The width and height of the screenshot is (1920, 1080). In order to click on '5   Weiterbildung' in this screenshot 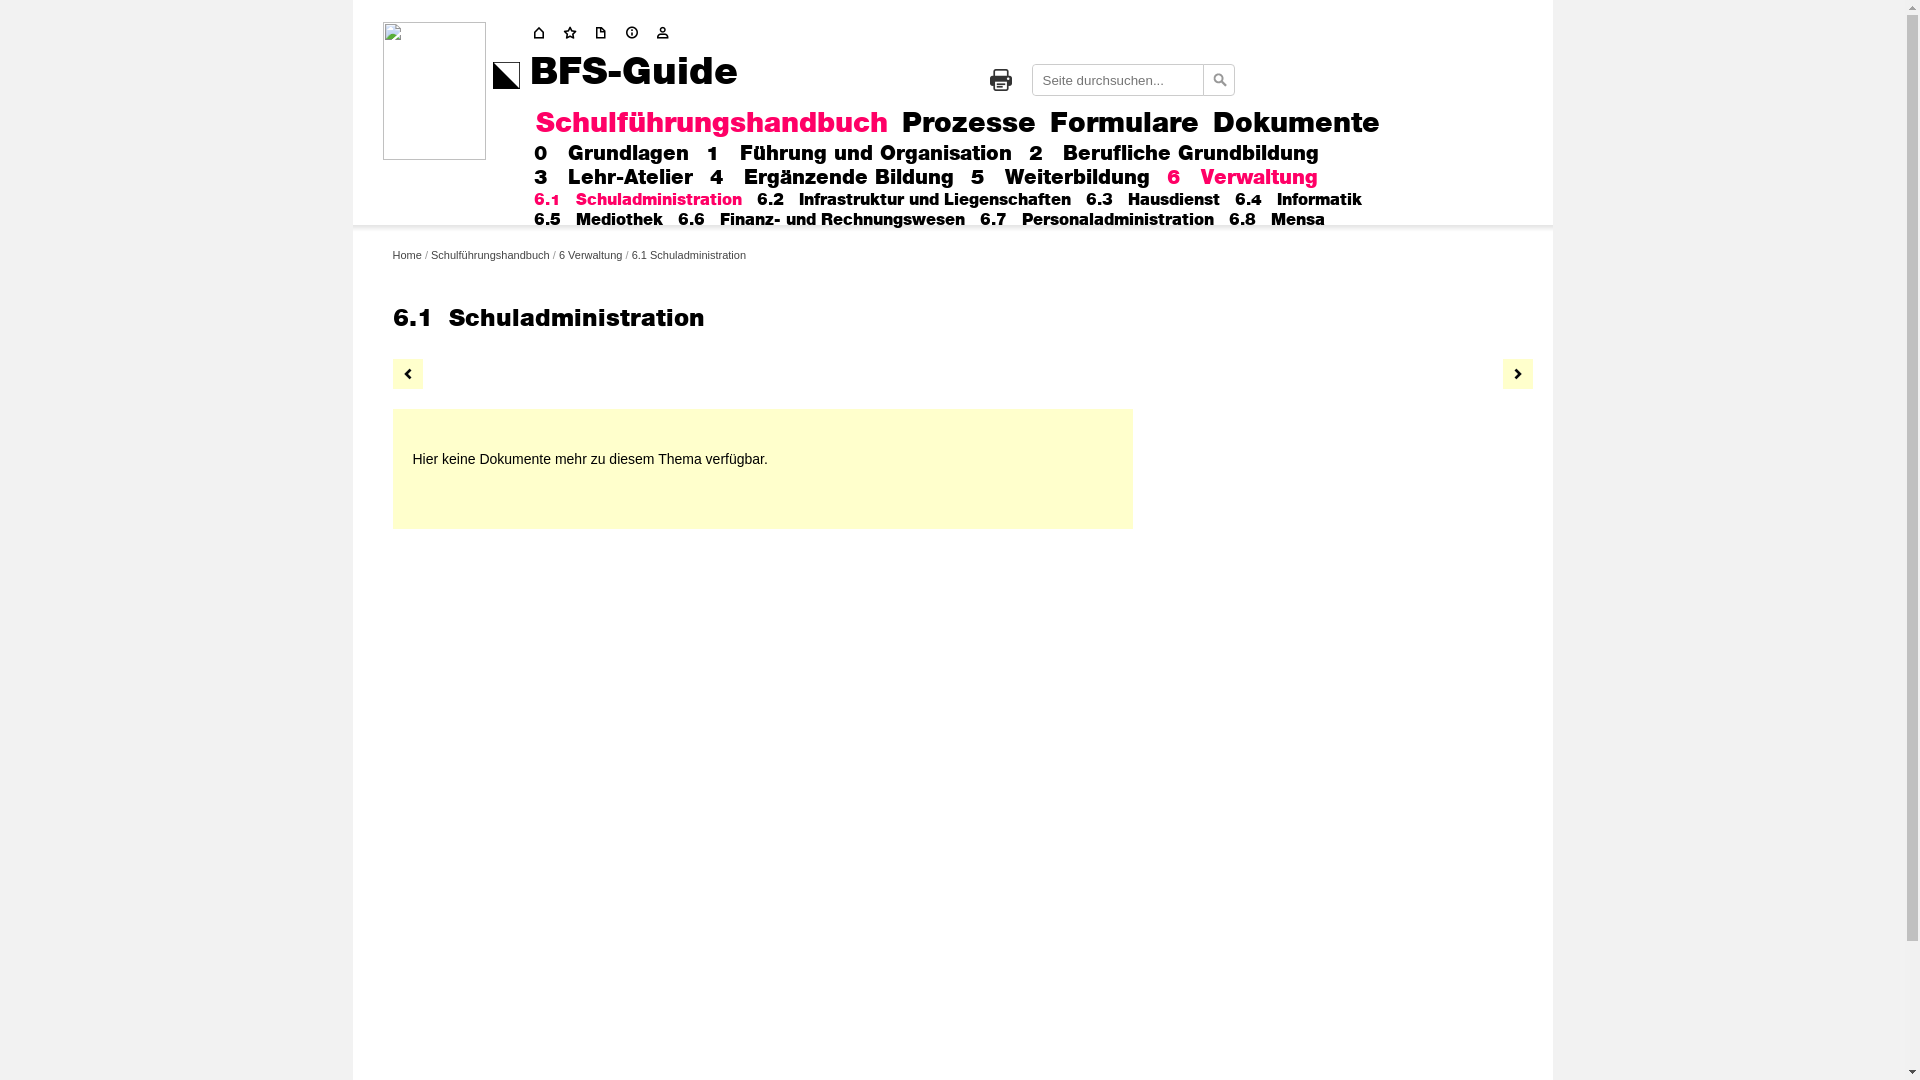, I will do `click(1058, 176)`.